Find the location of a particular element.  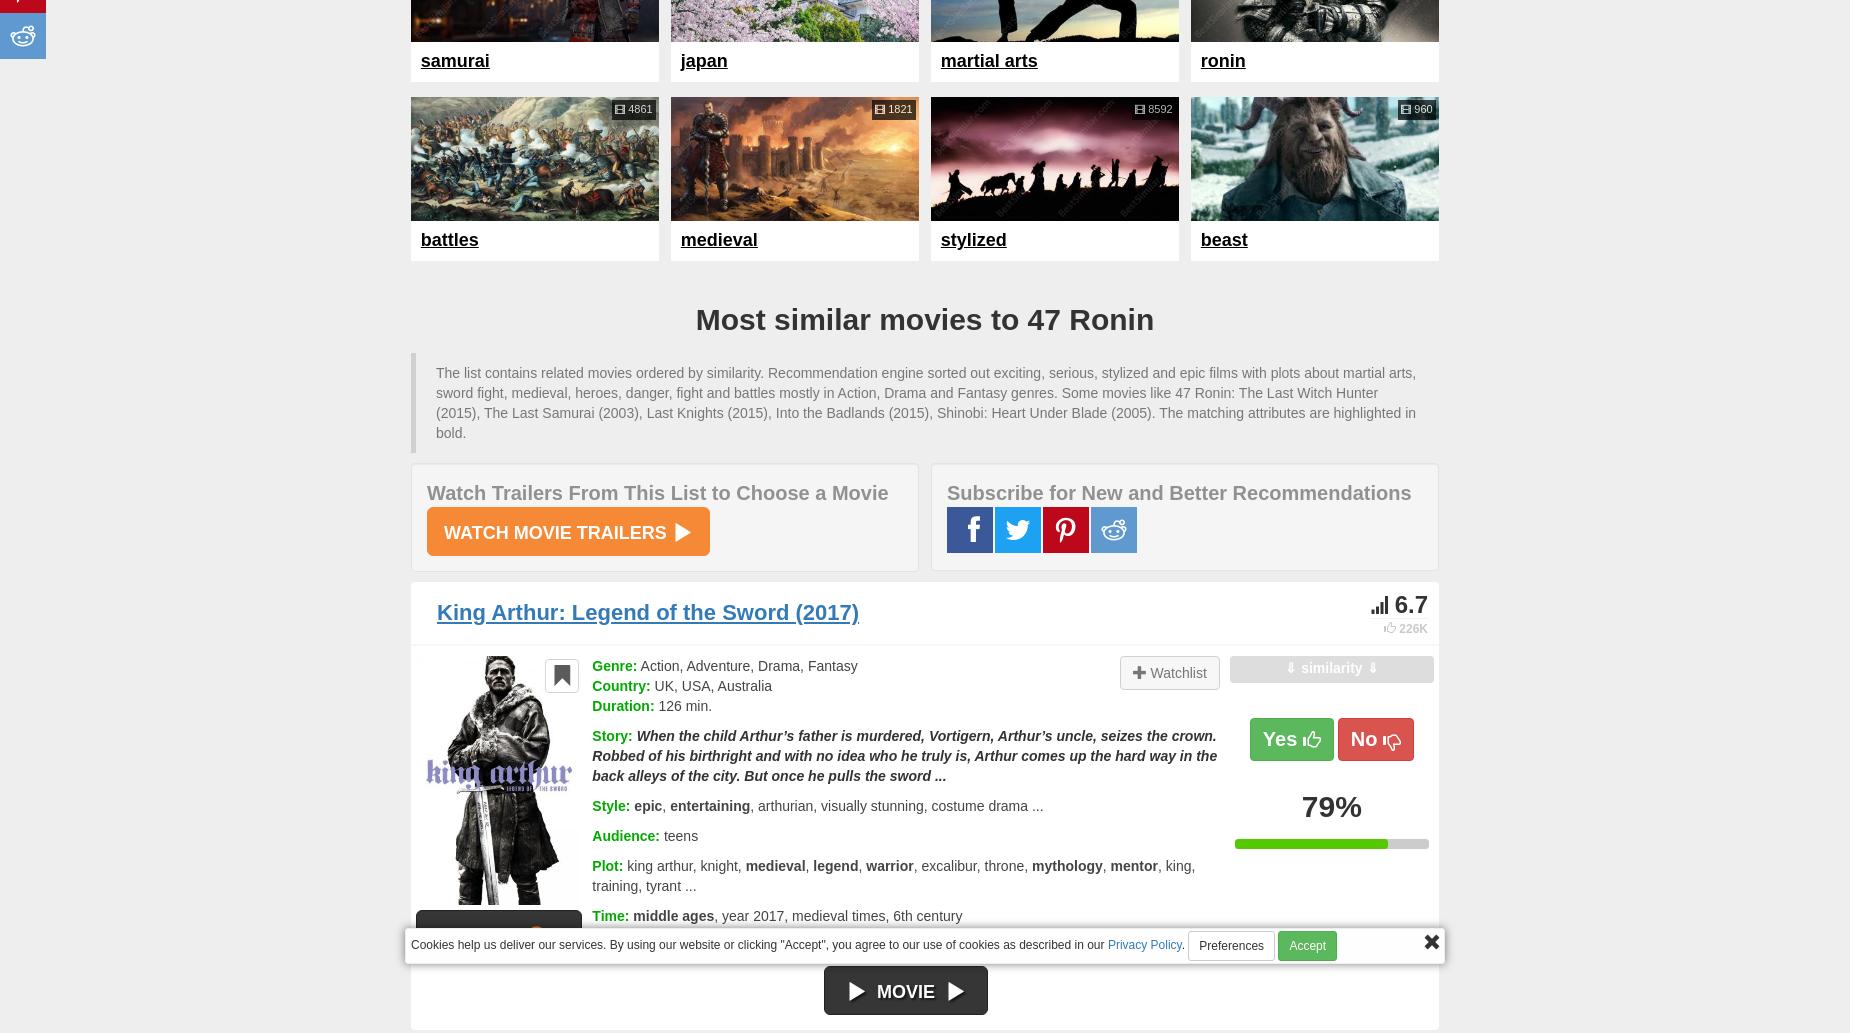

'The list contains related movies ordered by similarity. Recommendation engine sorted out exciting, serious, stylized and epic films with plots about martial arts, sword fight, medieval, heroes, danger, fight and battles mostly in Action, Drama and Fantasy genres. Some movies like 47 Ronin: The Last Witch Hunter (2015), The Last Samurai (2003), Last Knights (2015), Into the Badlands (2015), Shinobi: Heart Under Blade (2005). The matching attributes are highlighted in bold.' is located at coordinates (925, 402).